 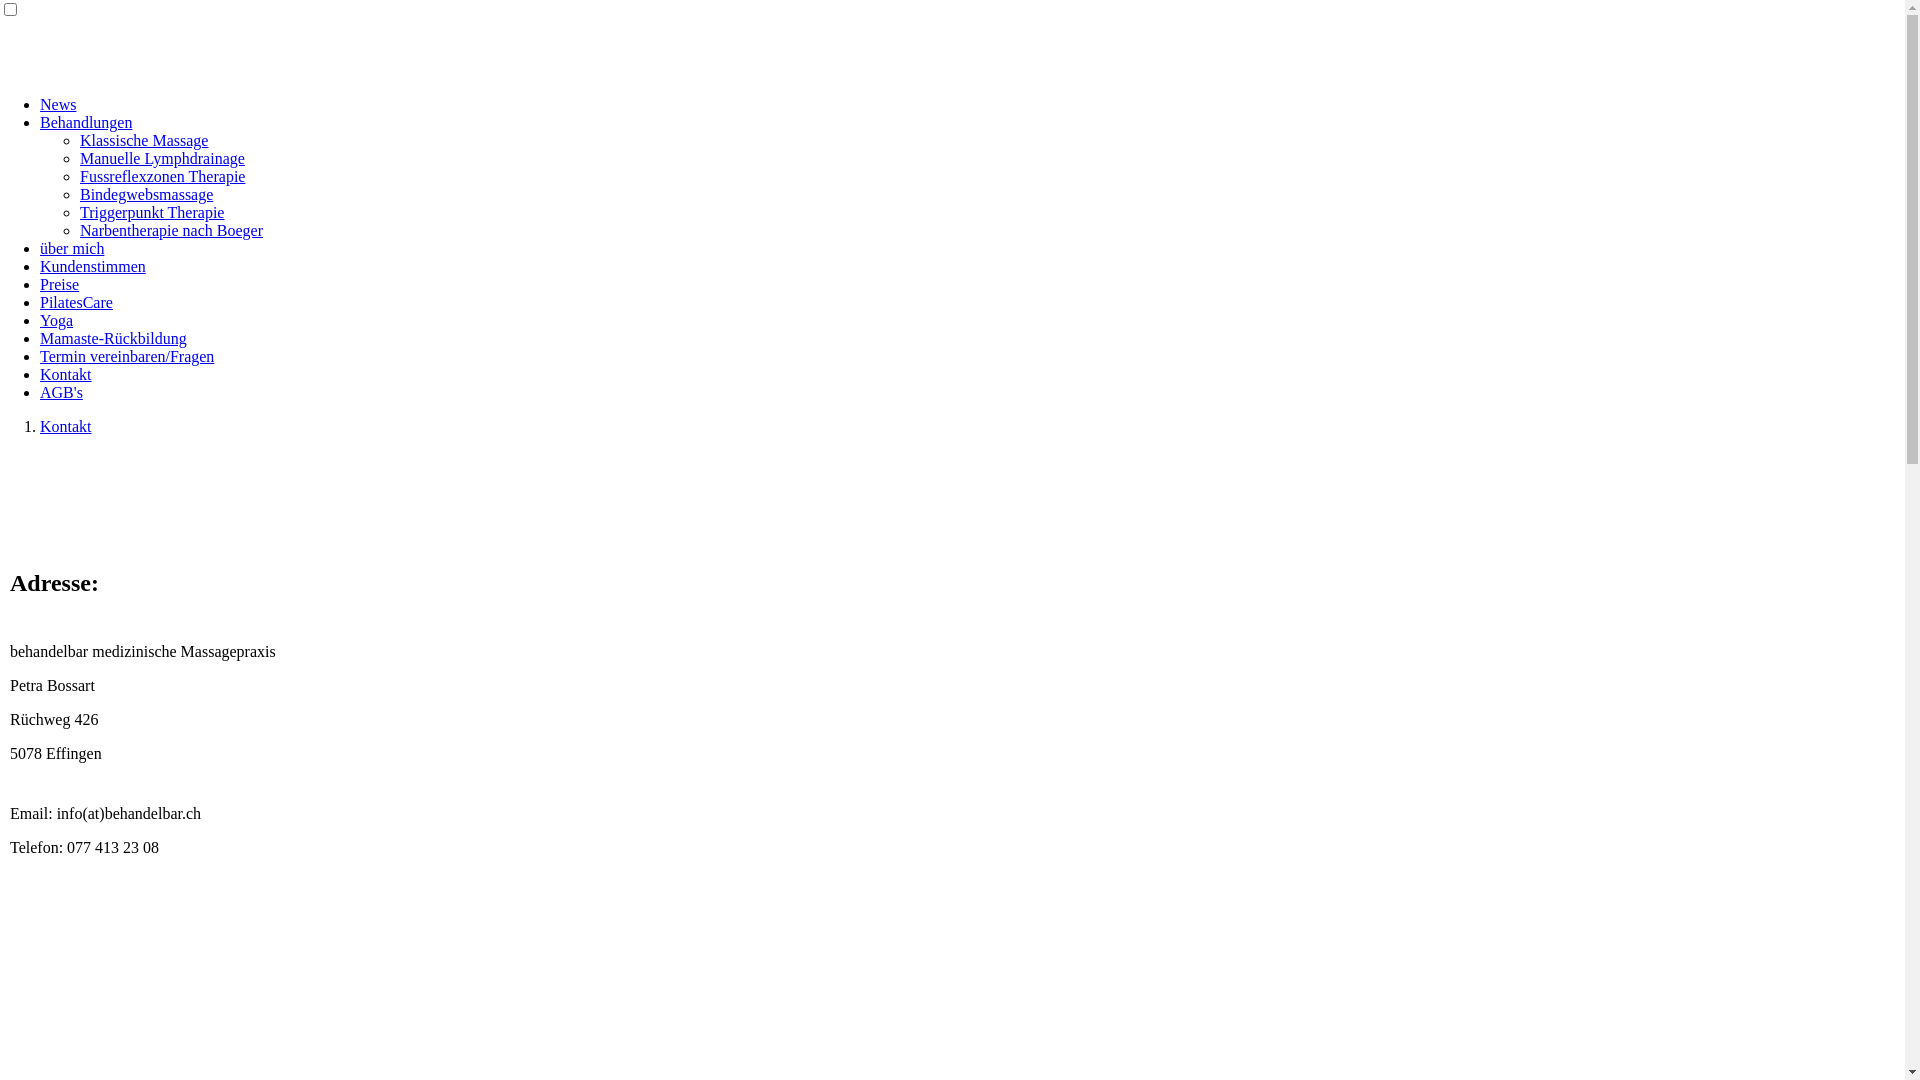 What do you see at coordinates (80, 194) in the screenshot?
I see `'Bindegwebsmassage'` at bounding box center [80, 194].